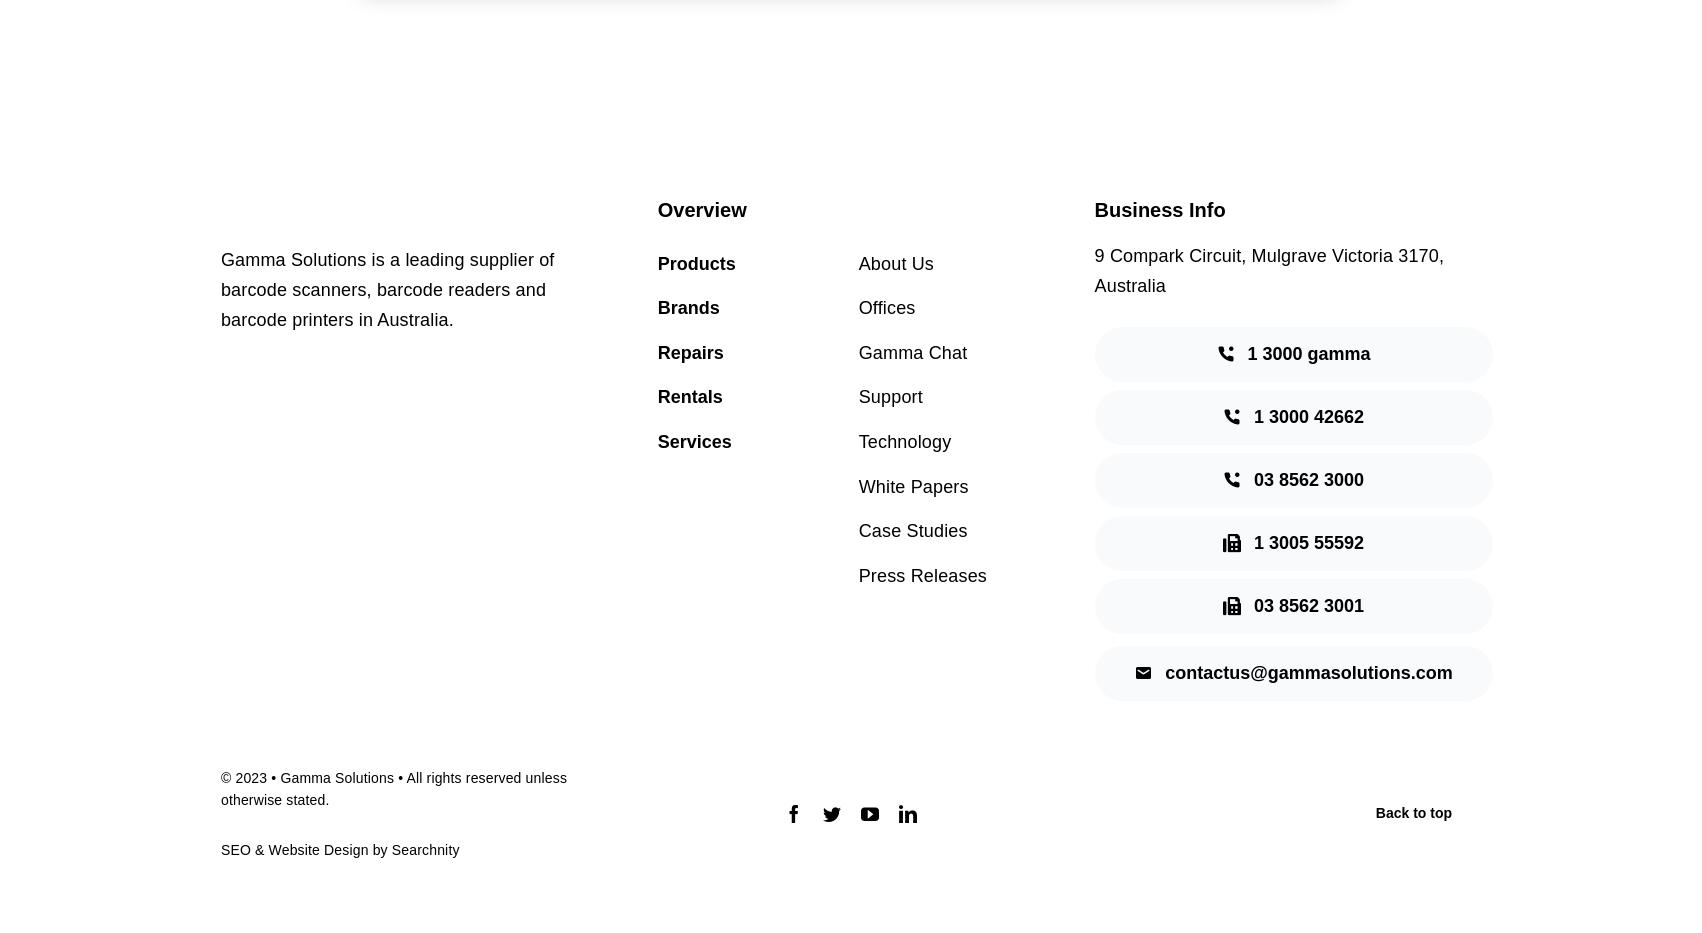 This screenshot has height=933, width=1702. Describe the element at coordinates (1412, 813) in the screenshot. I see `'Back to top'` at that location.